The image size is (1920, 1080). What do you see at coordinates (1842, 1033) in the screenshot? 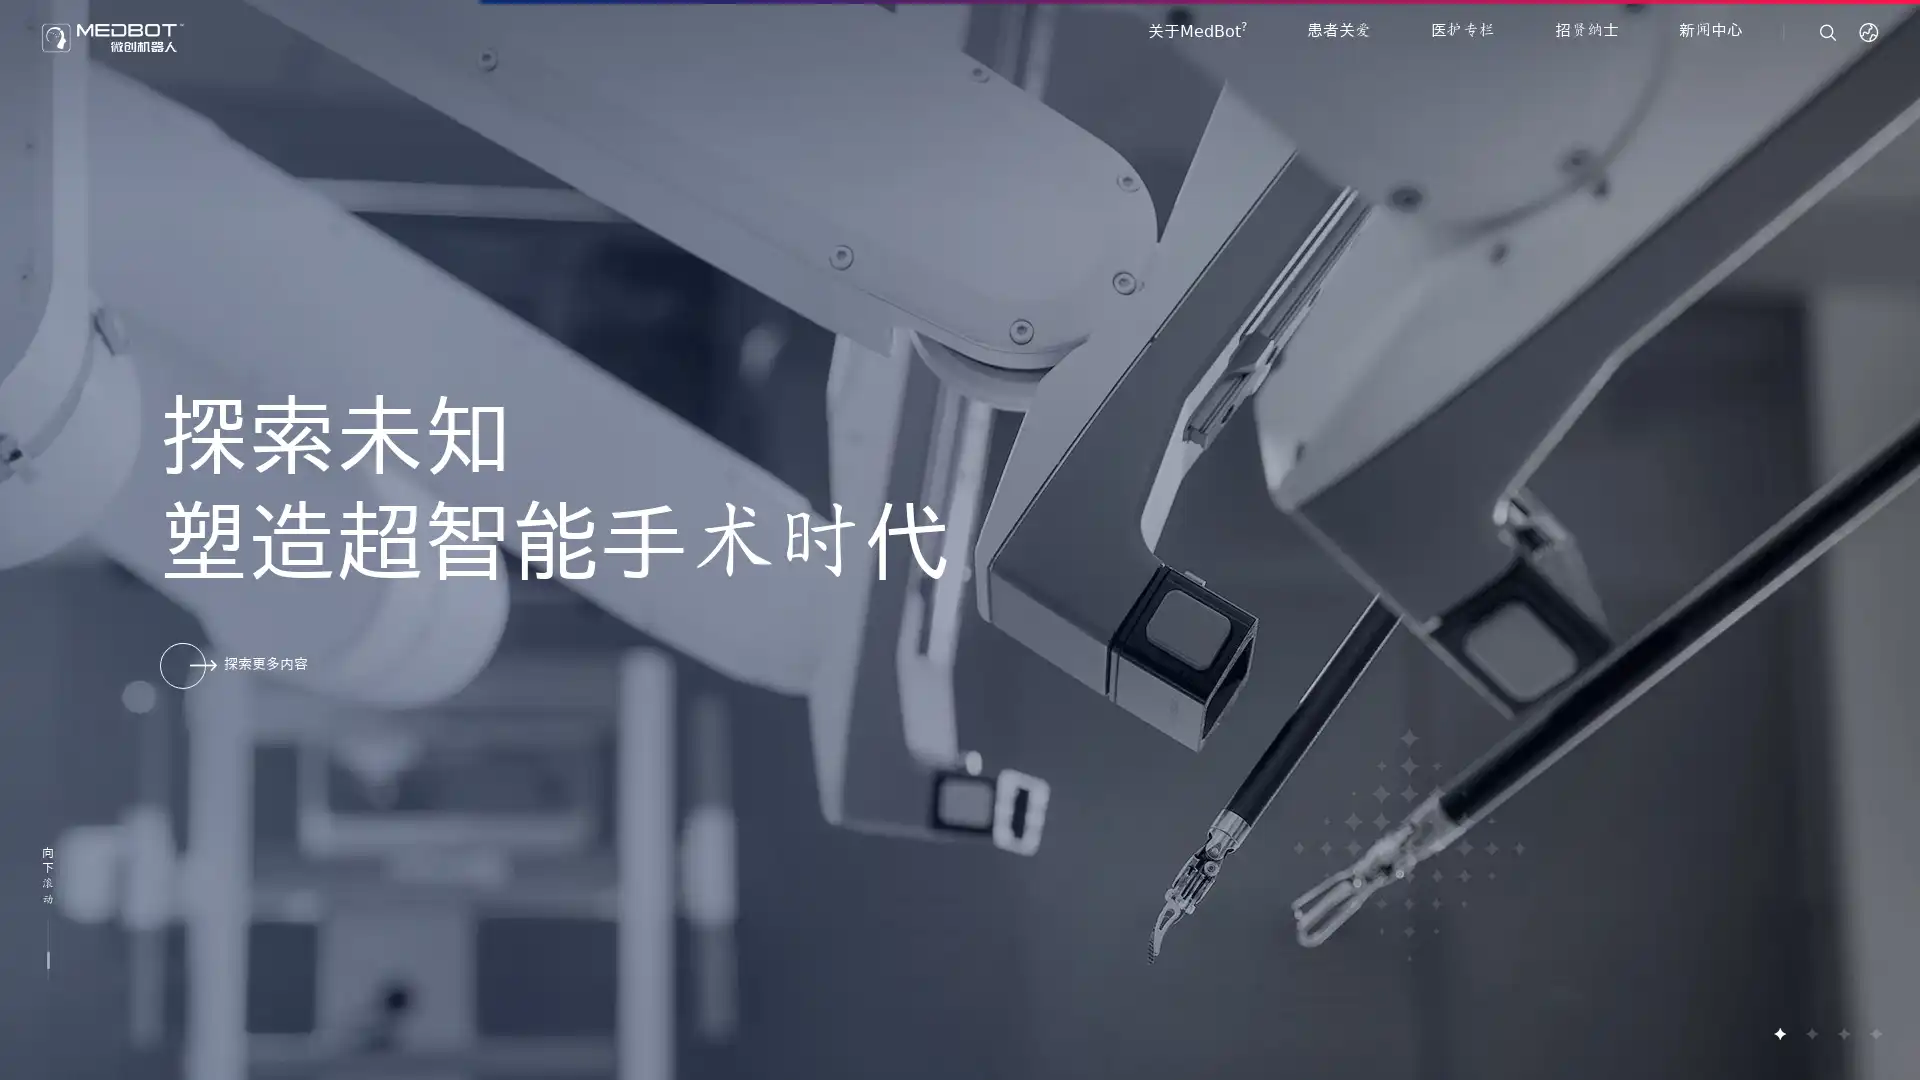
I see `Go to slide 3` at bounding box center [1842, 1033].